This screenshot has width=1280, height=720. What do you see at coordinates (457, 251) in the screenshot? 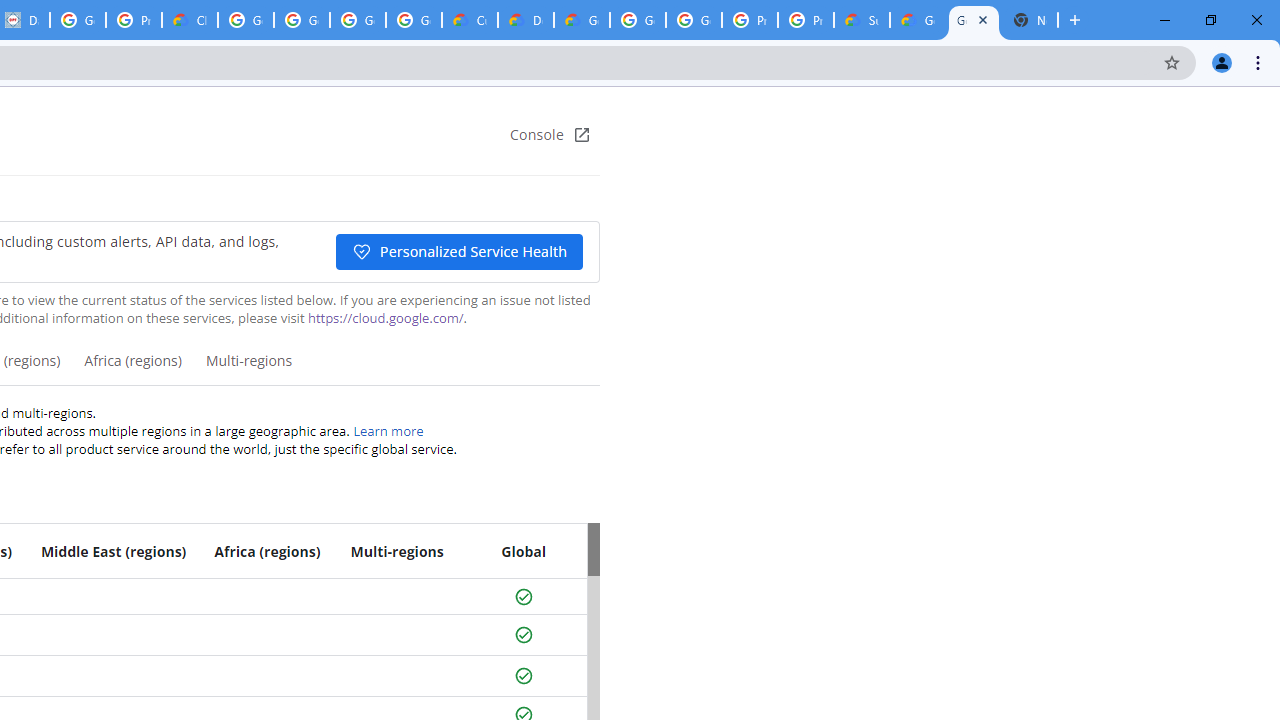
I see `'Personalized Service Health'` at bounding box center [457, 251].